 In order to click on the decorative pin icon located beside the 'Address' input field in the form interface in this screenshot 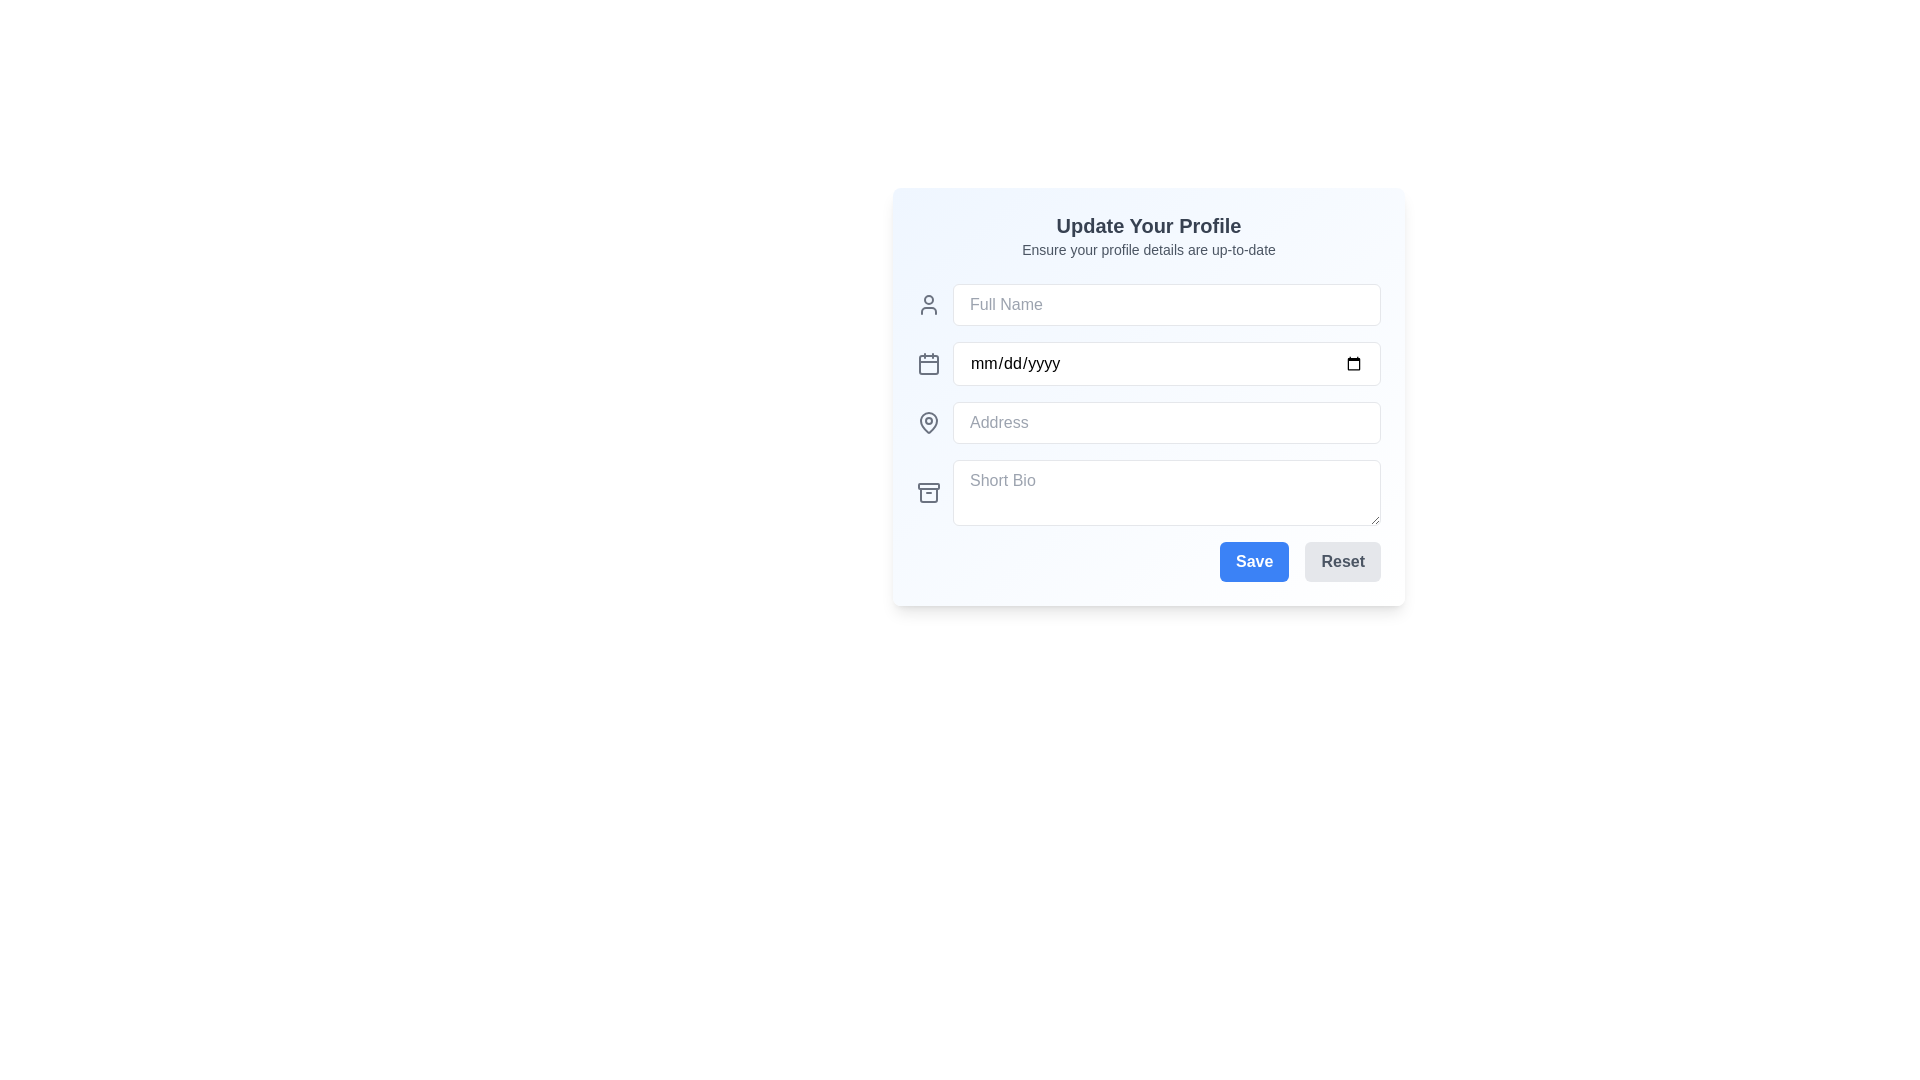, I will do `click(928, 420)`.